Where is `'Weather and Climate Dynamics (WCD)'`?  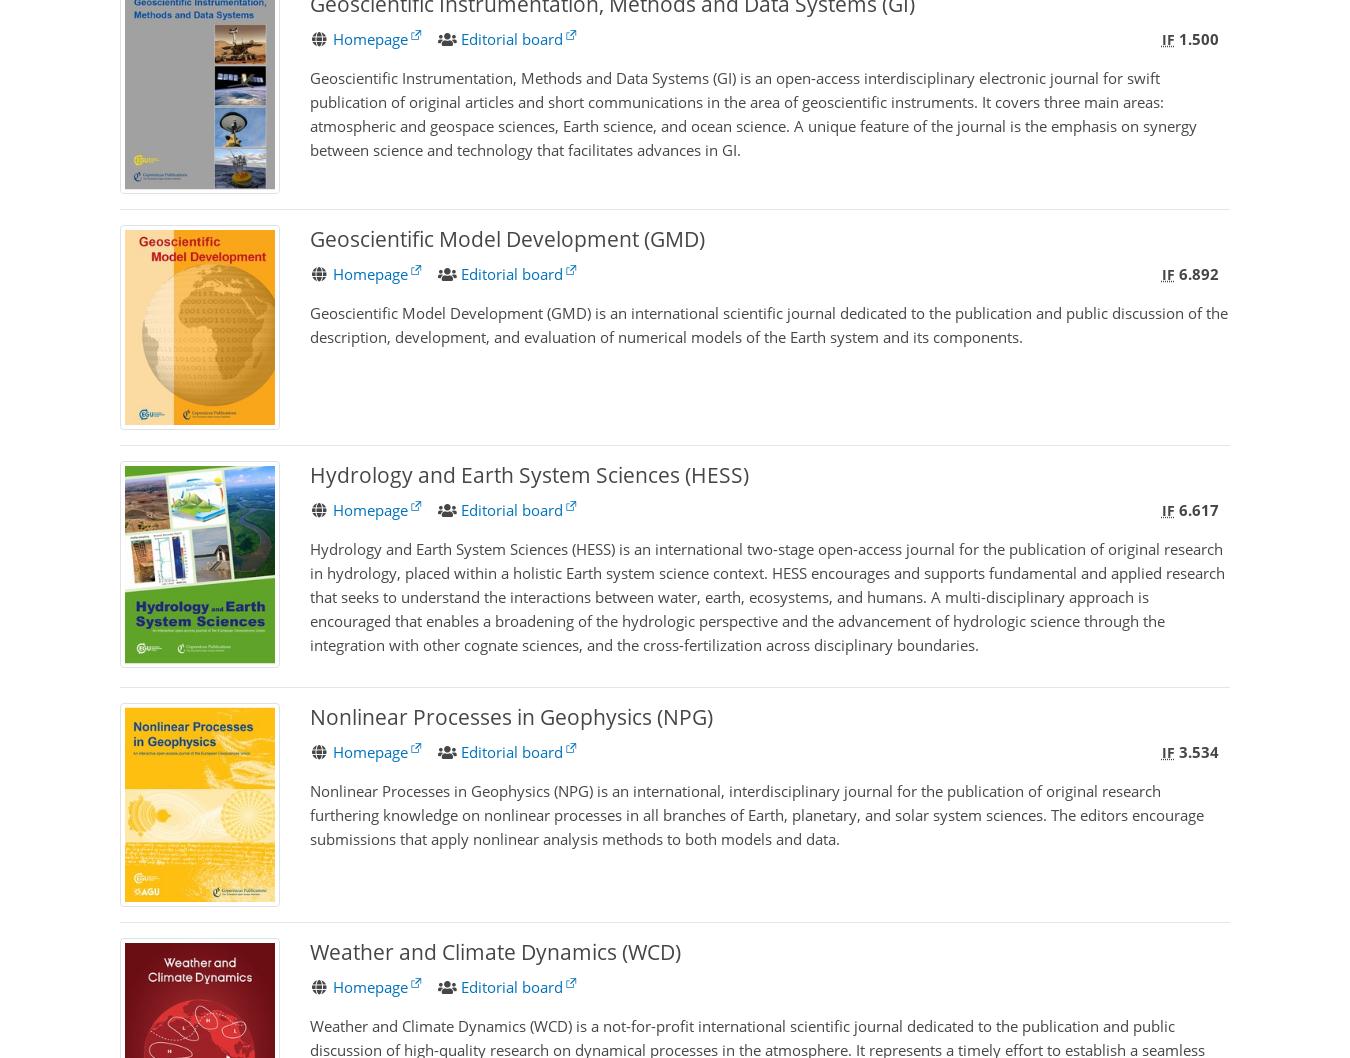 'Weather and Climate Dynamics (WCD)' is located at coordinates (494, 951).